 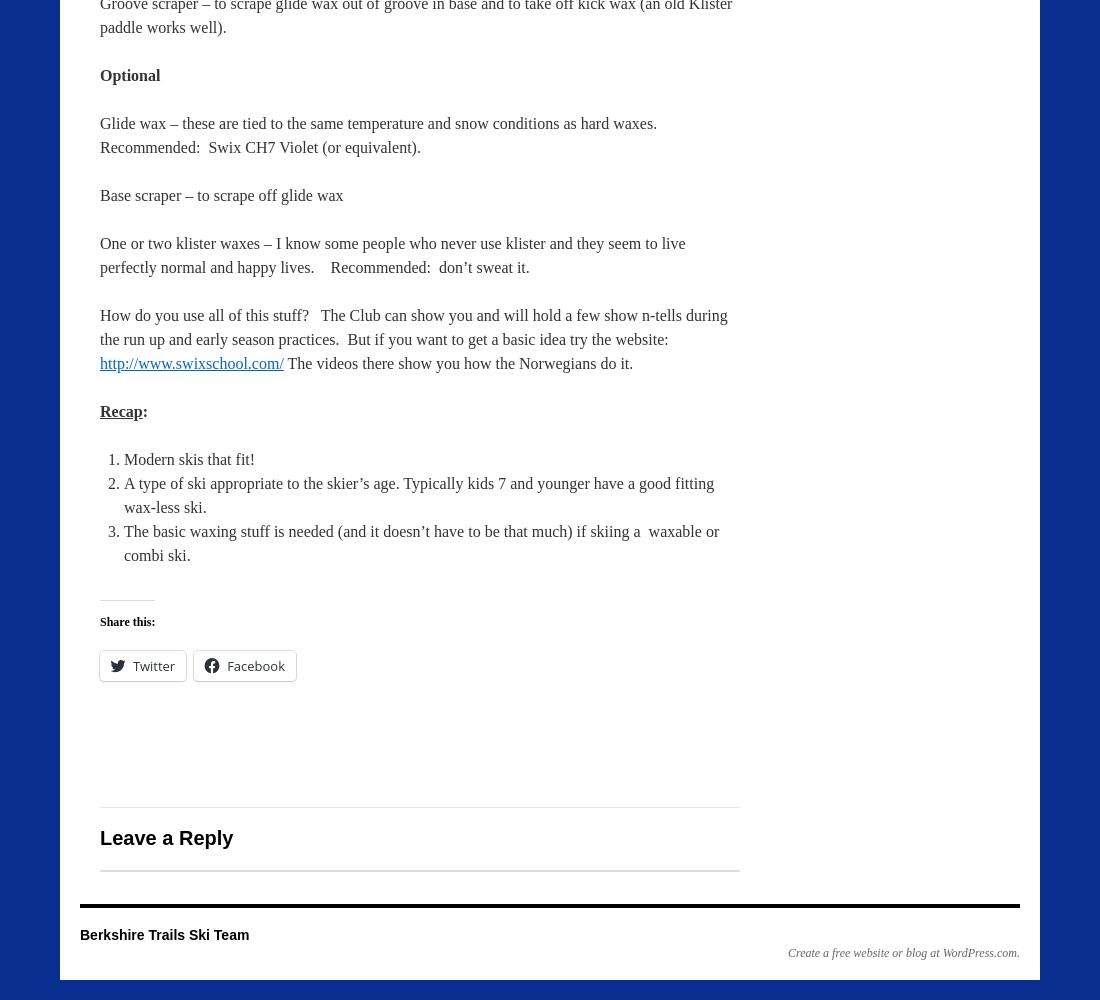 What do you see at coordinates (282, 362) in the screenshot?
I see `'The videos there show you how the Norwegians do it.'` at bounding box center [282, 362].